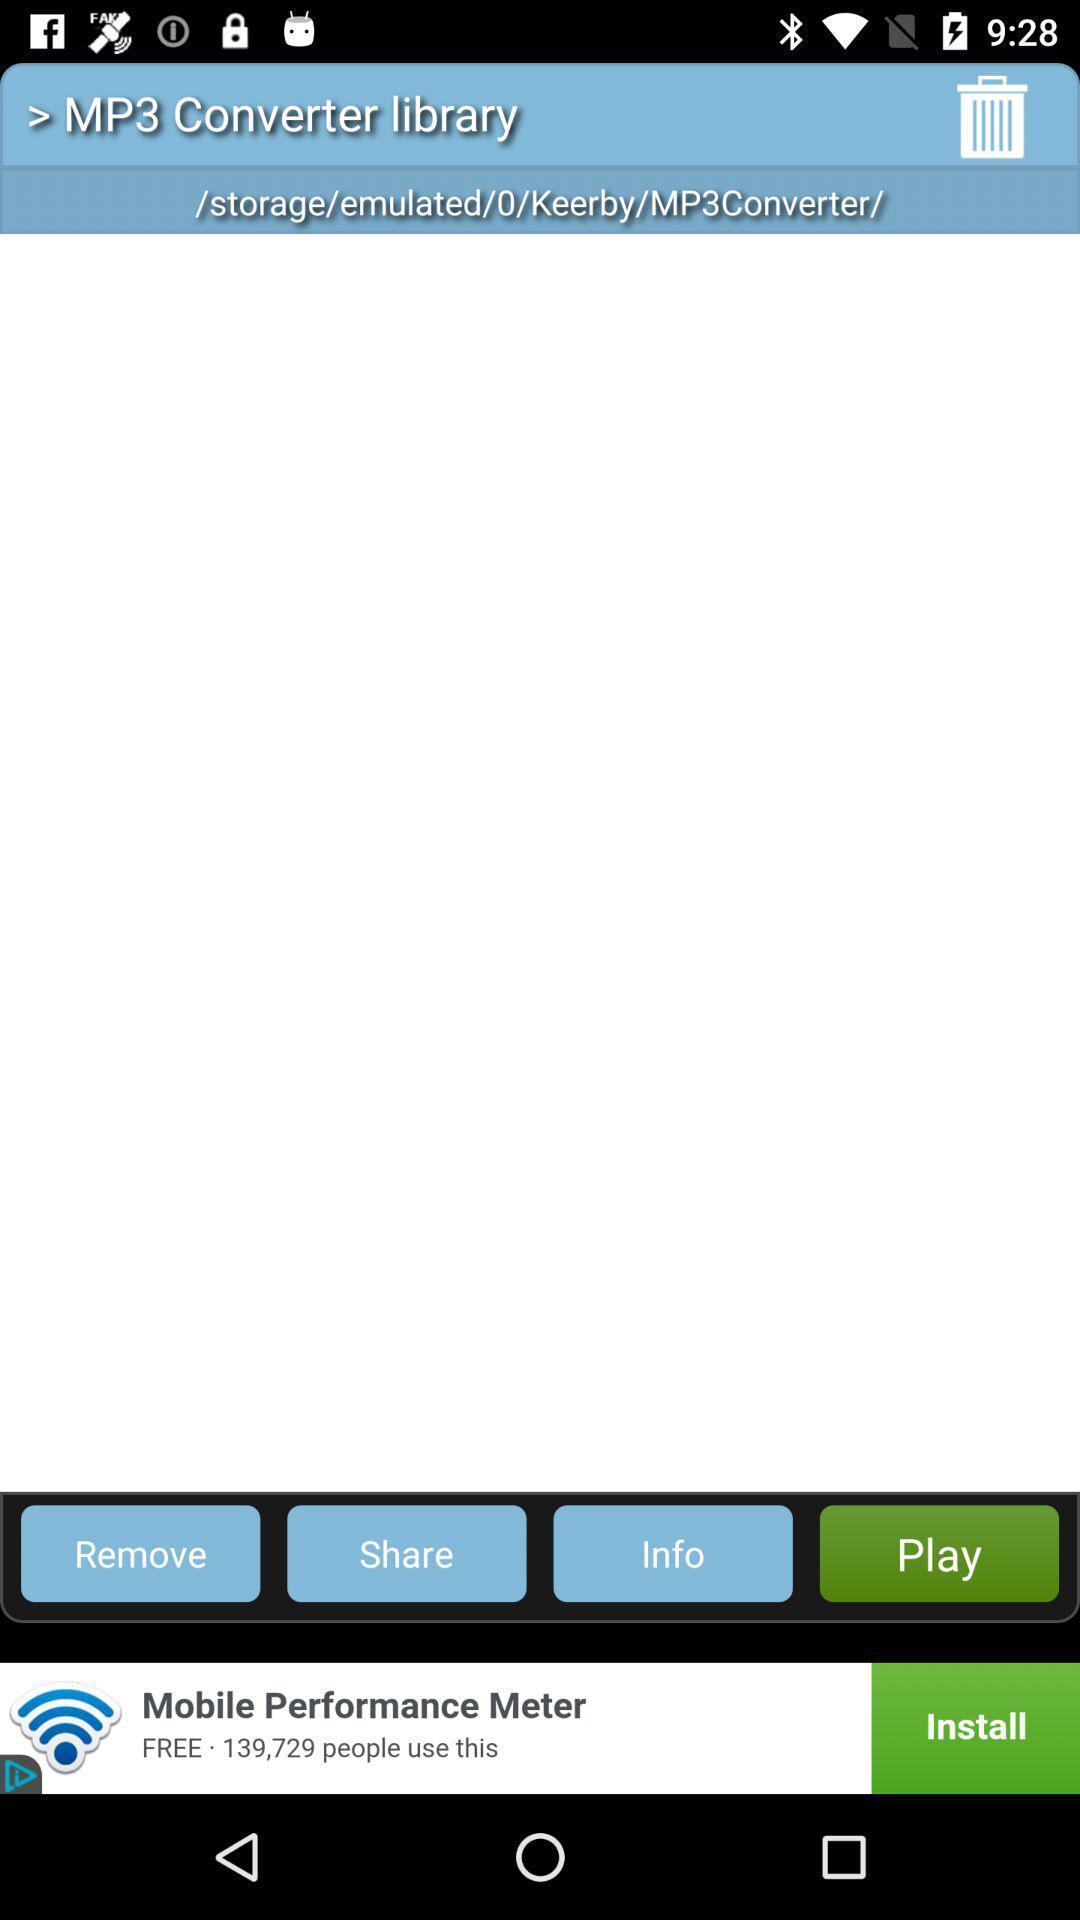 This screenshot has width=1080, height=1920. What do you see at coordinates (992, 116) in the screenshot?
I see `the icon to the right of the > mp3 converter library icon` at bounding box center [992, 116].